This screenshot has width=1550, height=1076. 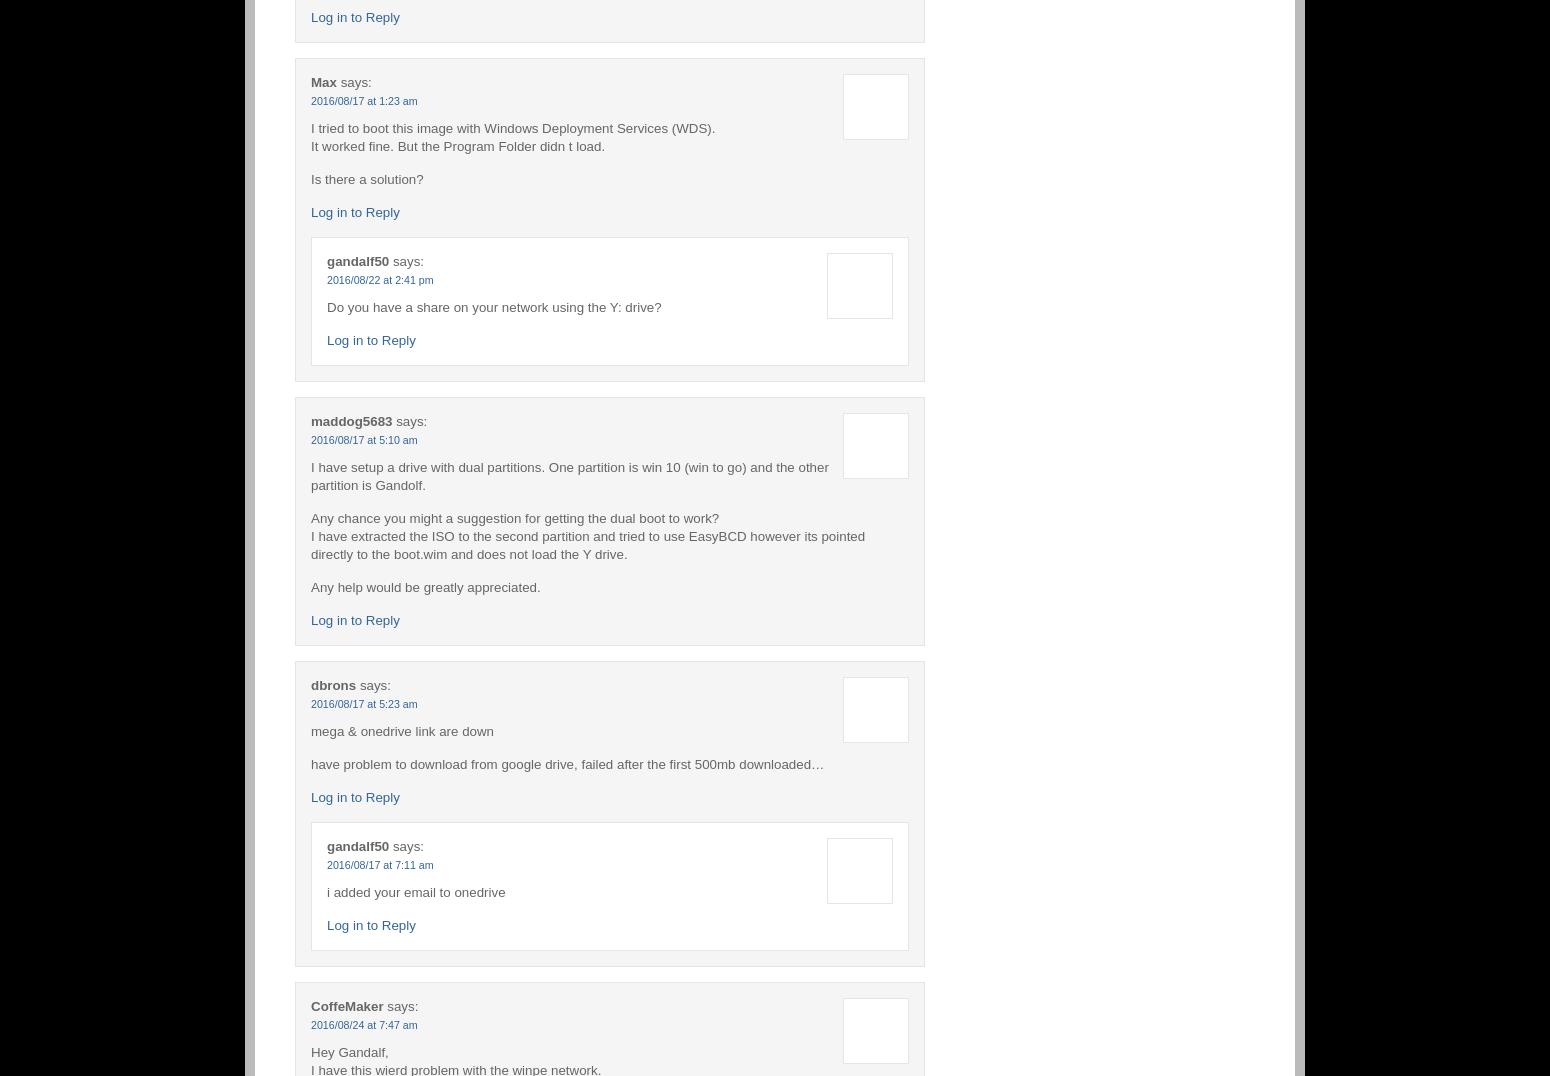 What do you see at coordinates (322, 81) in the screenshot?
I see `'Max'` at bounding box center [322, 81].